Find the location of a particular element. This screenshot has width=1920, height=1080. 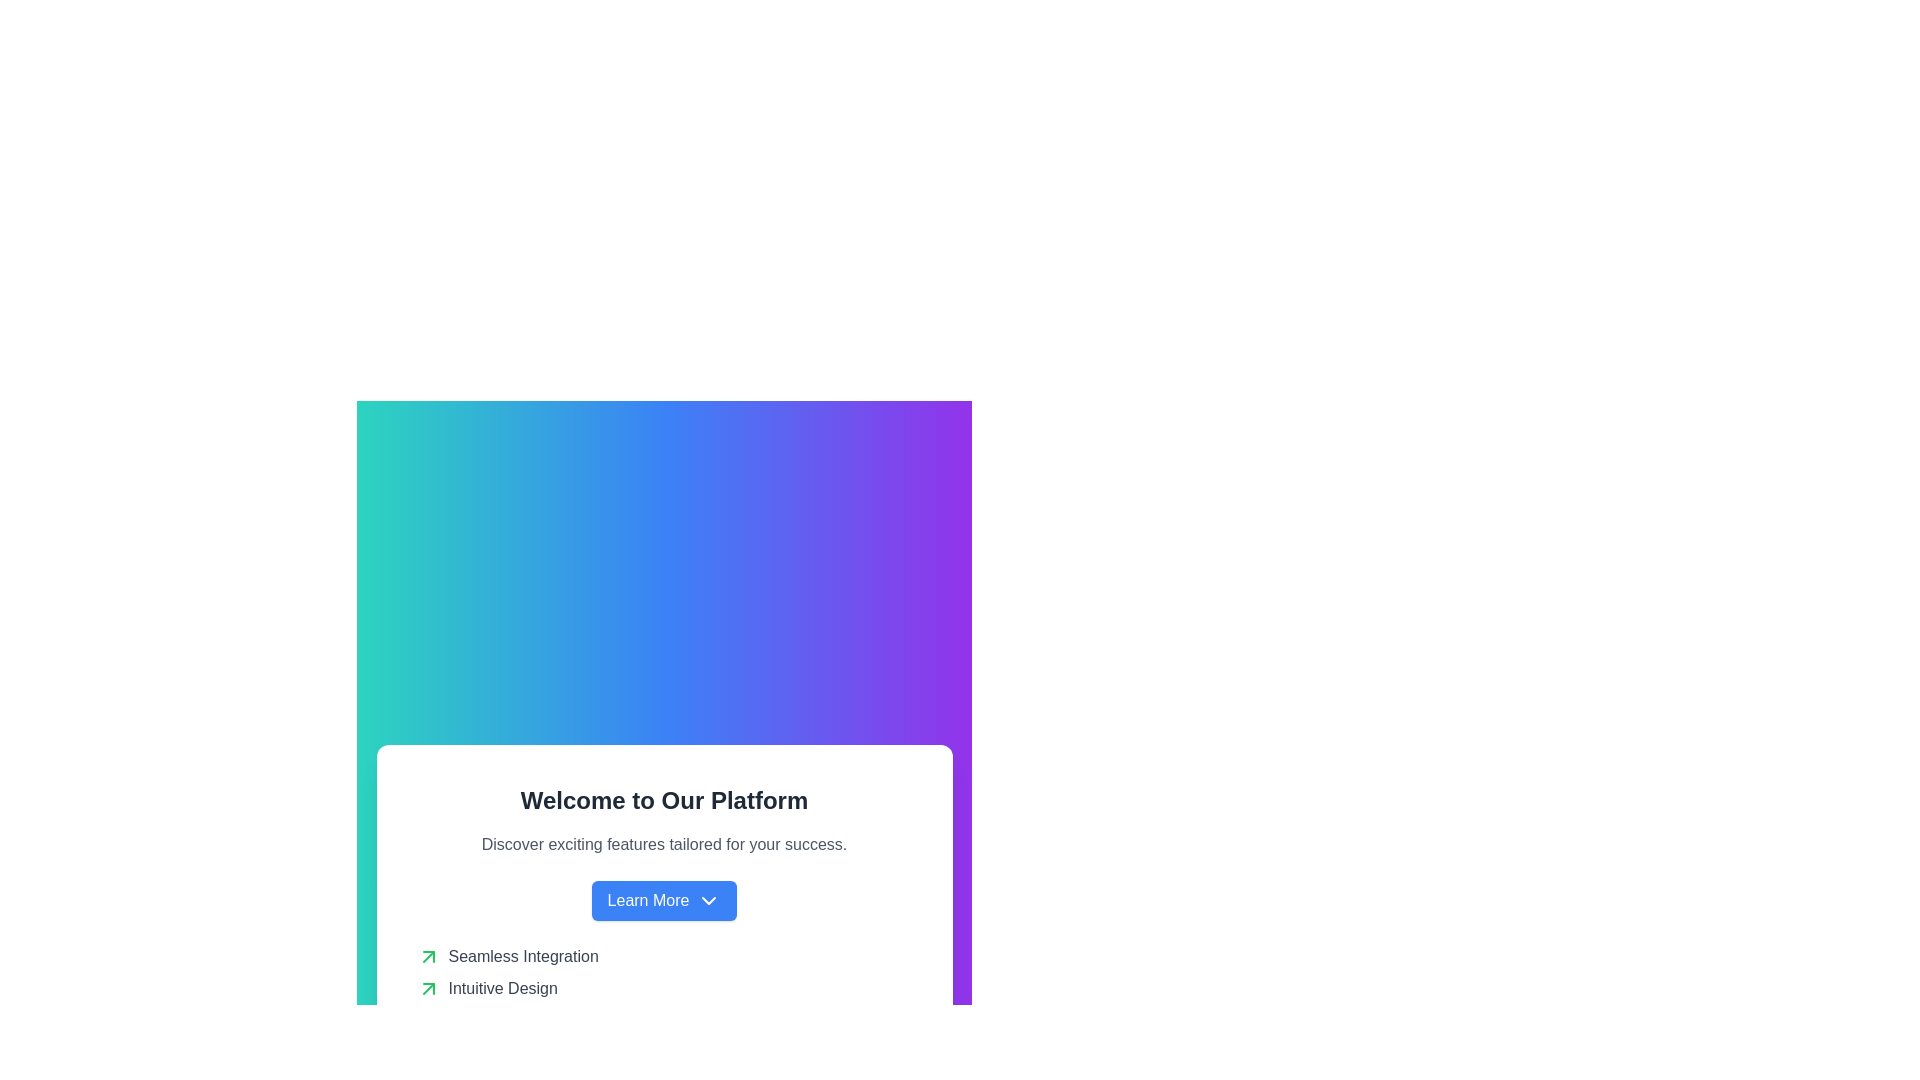

the static informational text located directly under the header 'Welcome to Our Platform' and above the 'Learn More' button within the card is located at coordinates (664, 844).